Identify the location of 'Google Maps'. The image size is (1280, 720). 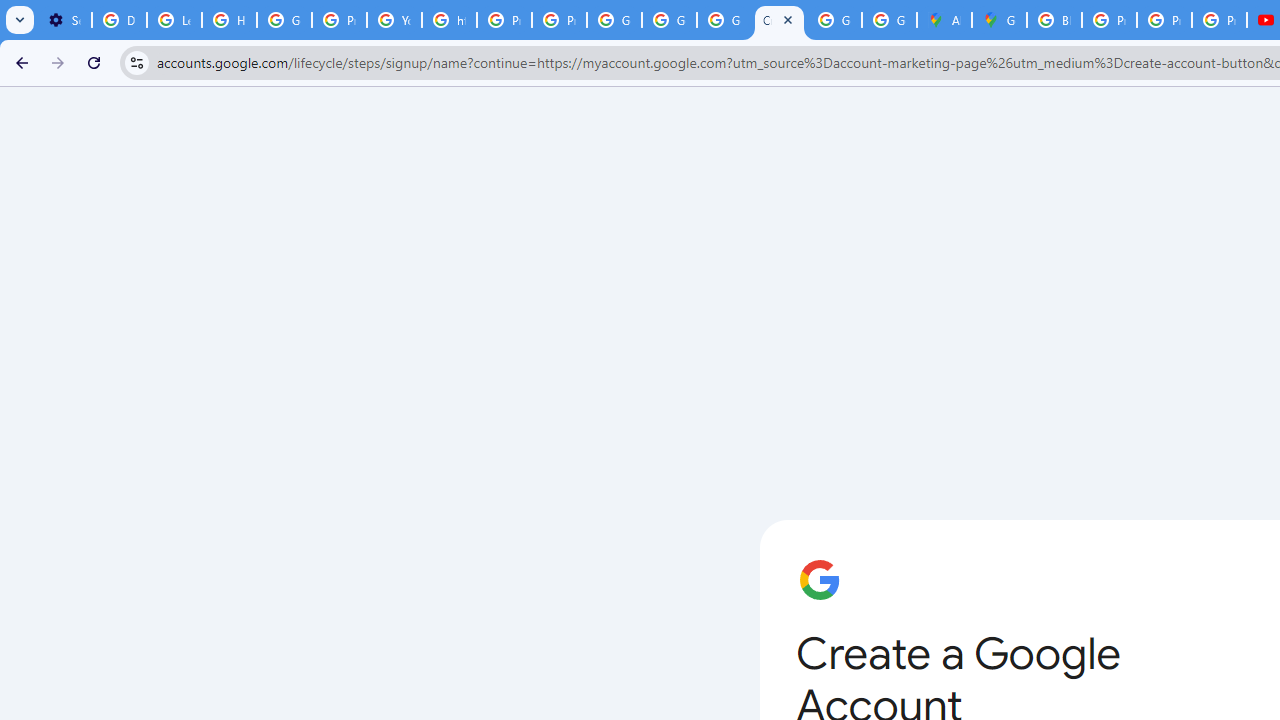
(999, 20).